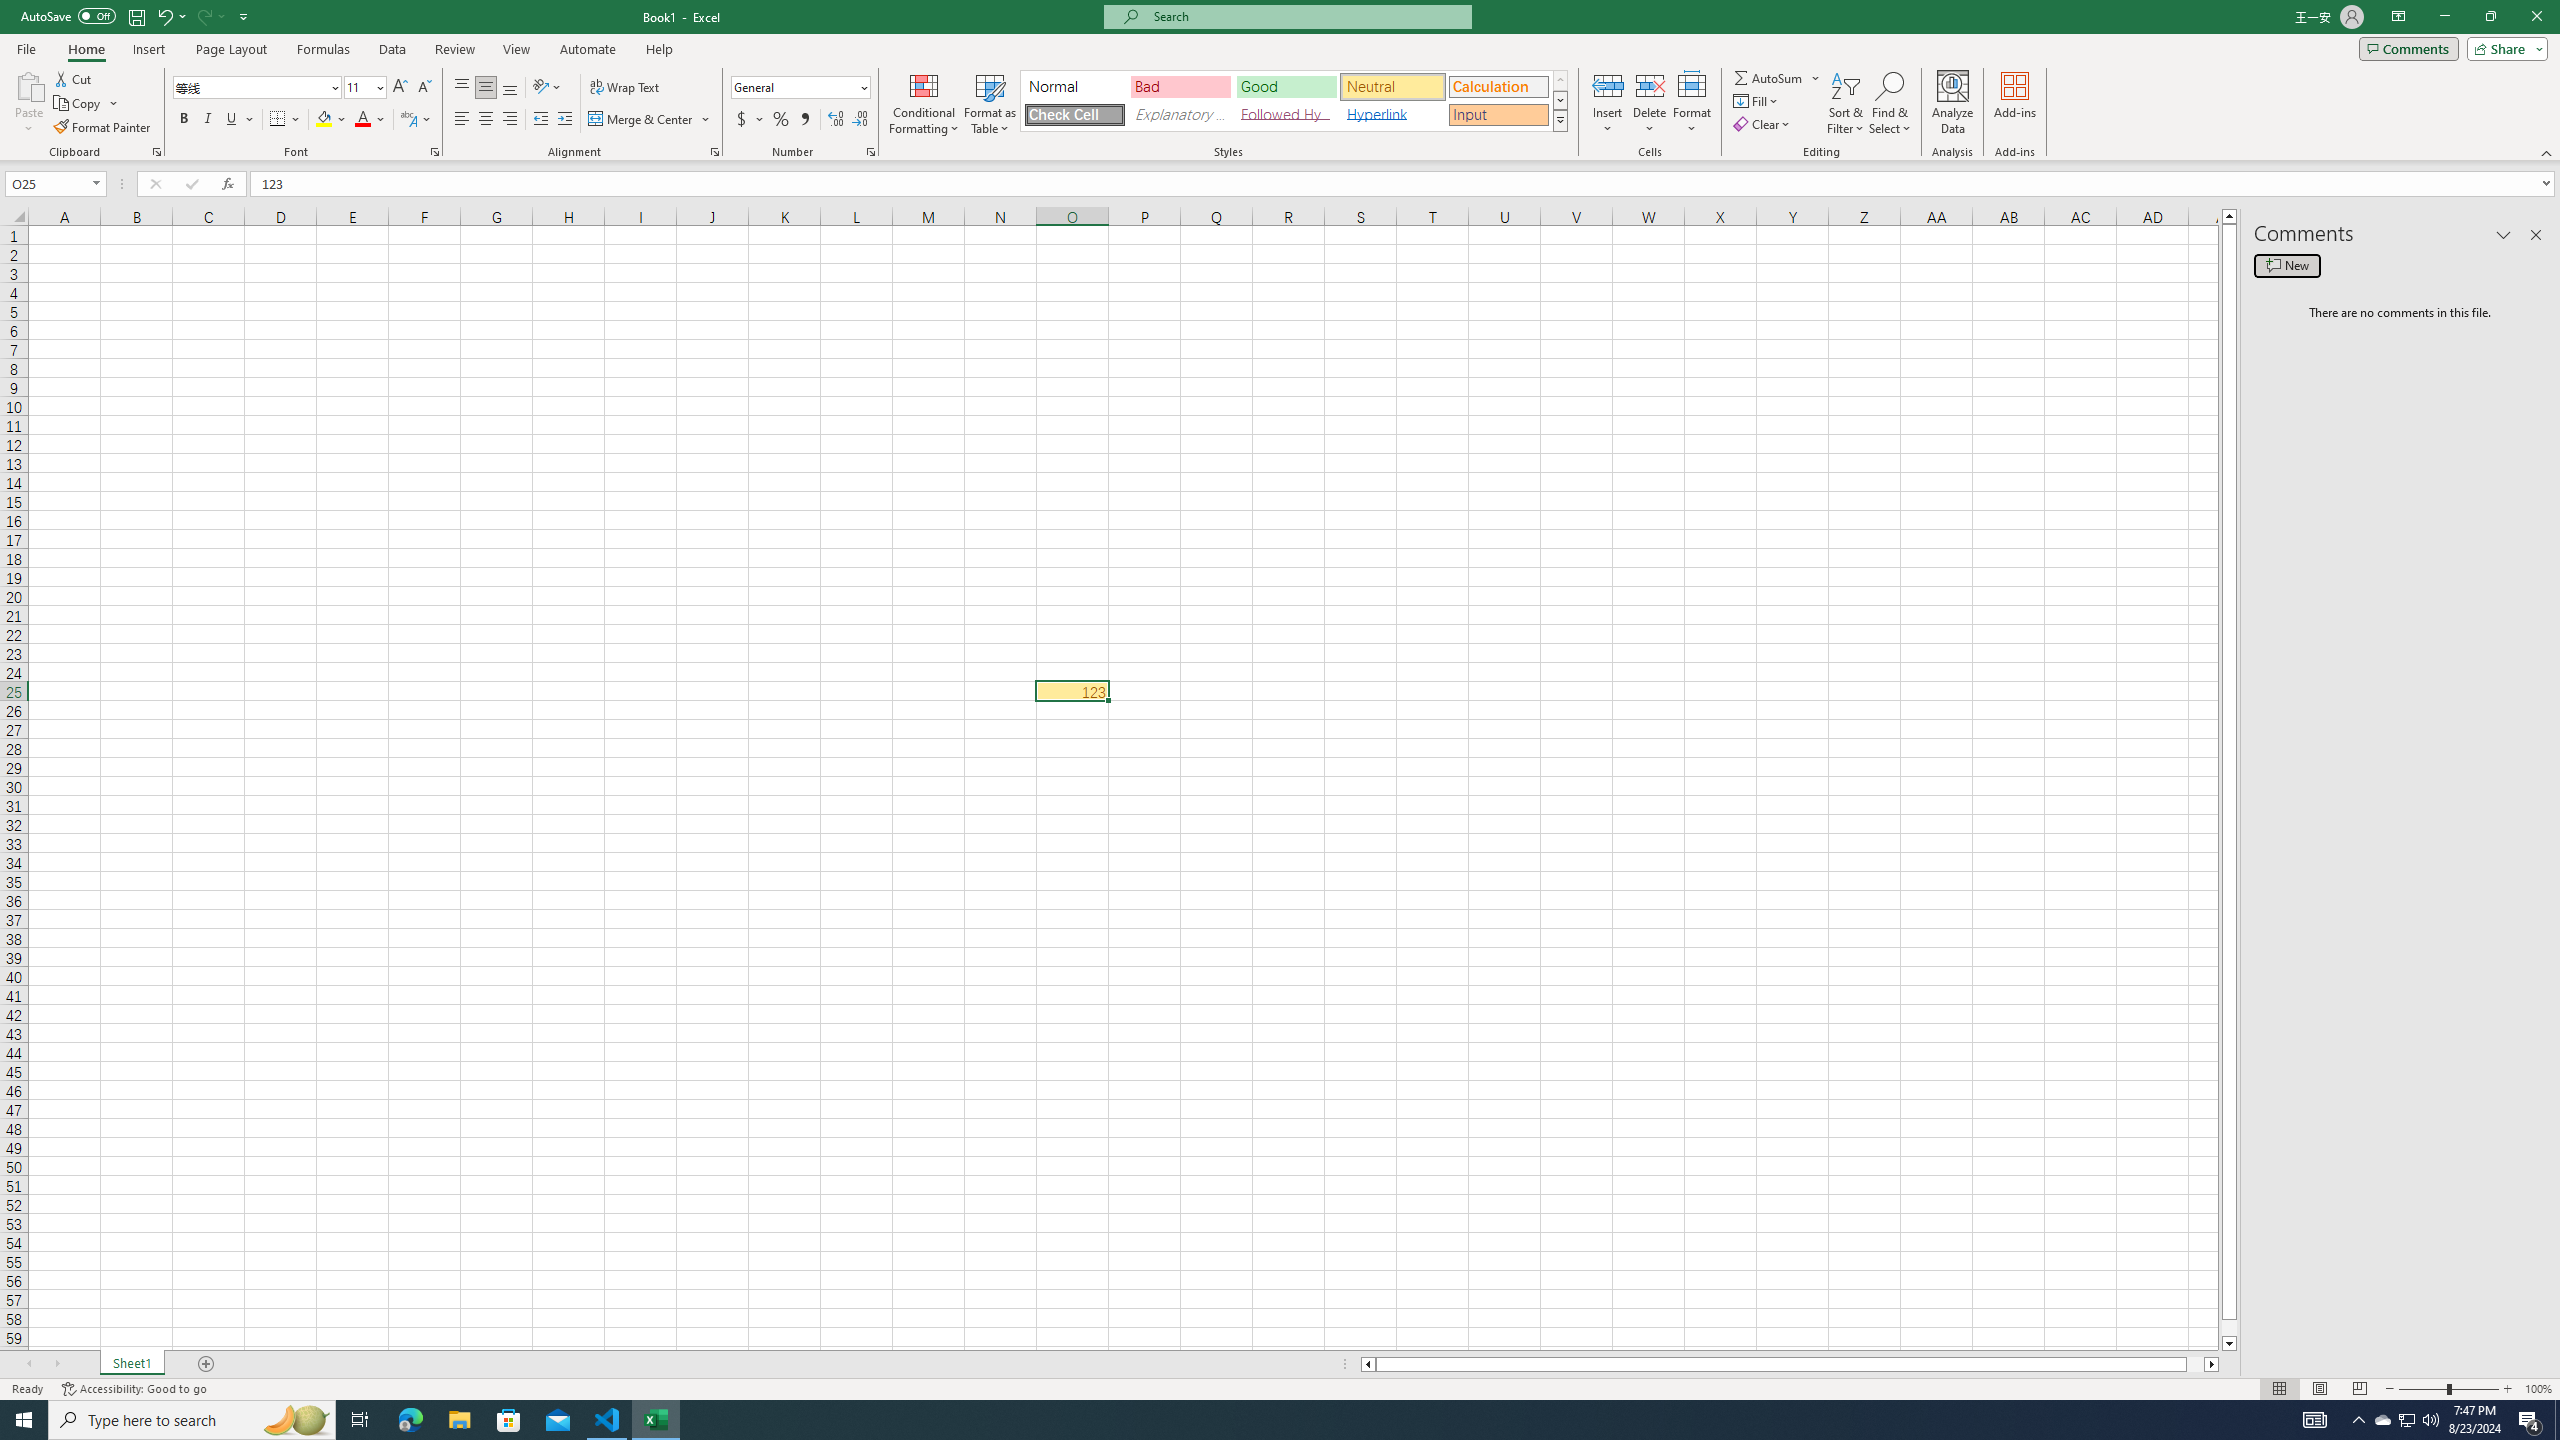  Describe the element at coordinates (750, 118) in the screenshot. I see `'Accounting Number Format'` at that location.